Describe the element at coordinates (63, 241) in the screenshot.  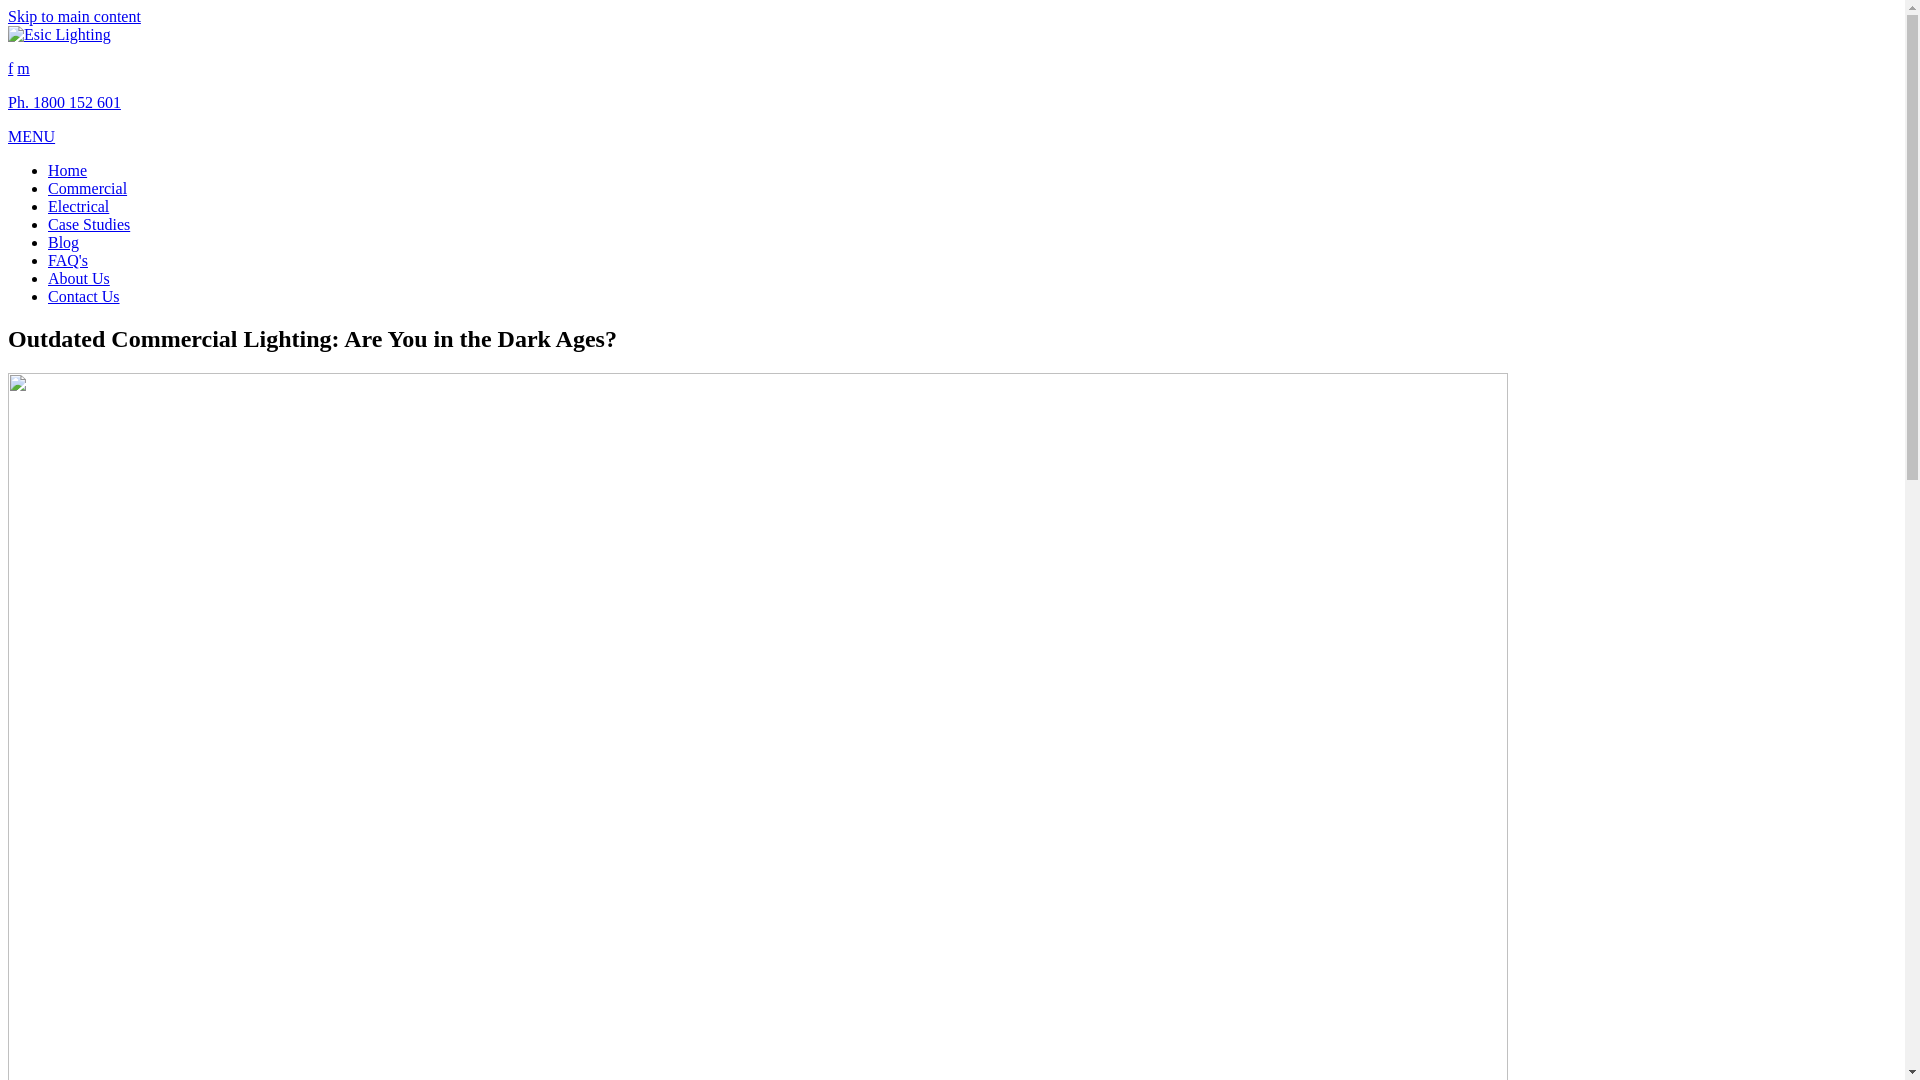
I see `'Blog'` at that location.